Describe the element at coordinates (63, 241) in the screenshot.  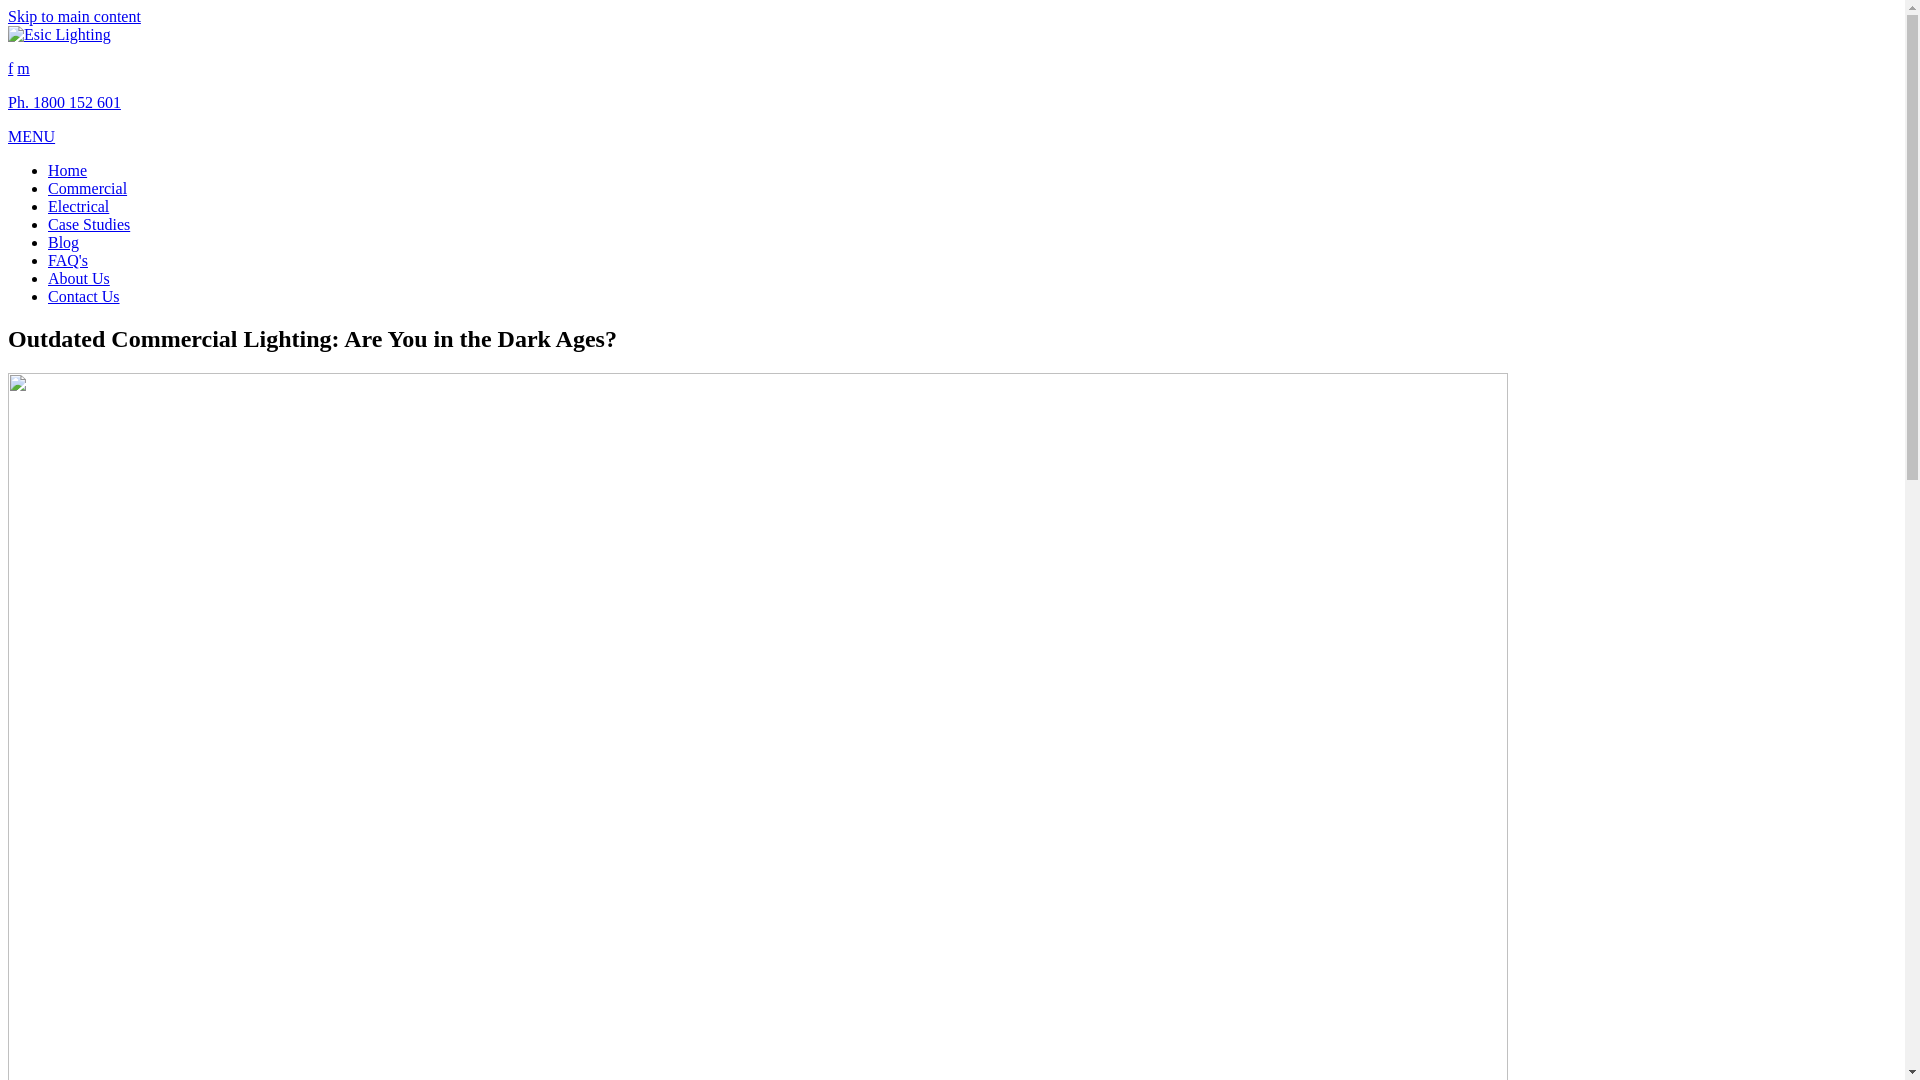
I see `'Blog'` at that location.